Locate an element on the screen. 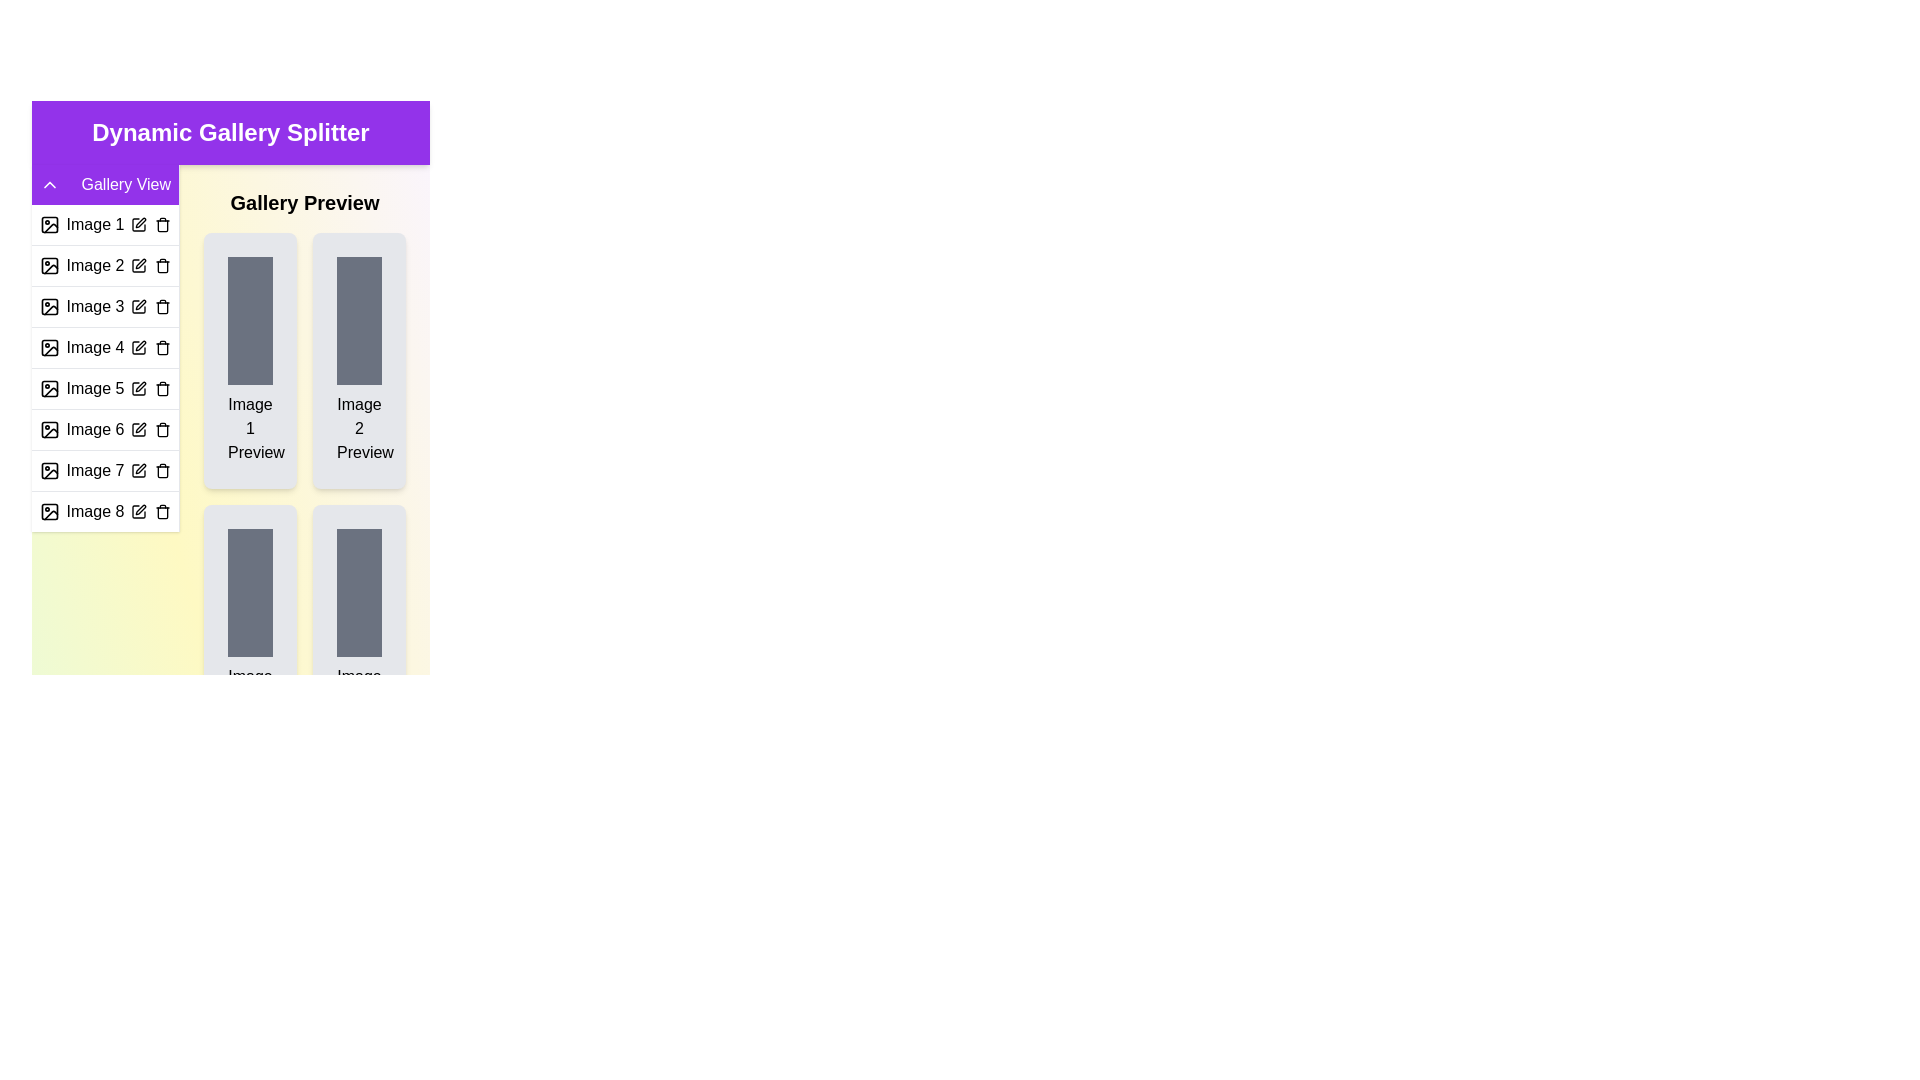 The width and height of the screenshot is (1920, 1080). the text label displaying 'Image 2' in the Gallery View panel is located at coordinates (94, 265).